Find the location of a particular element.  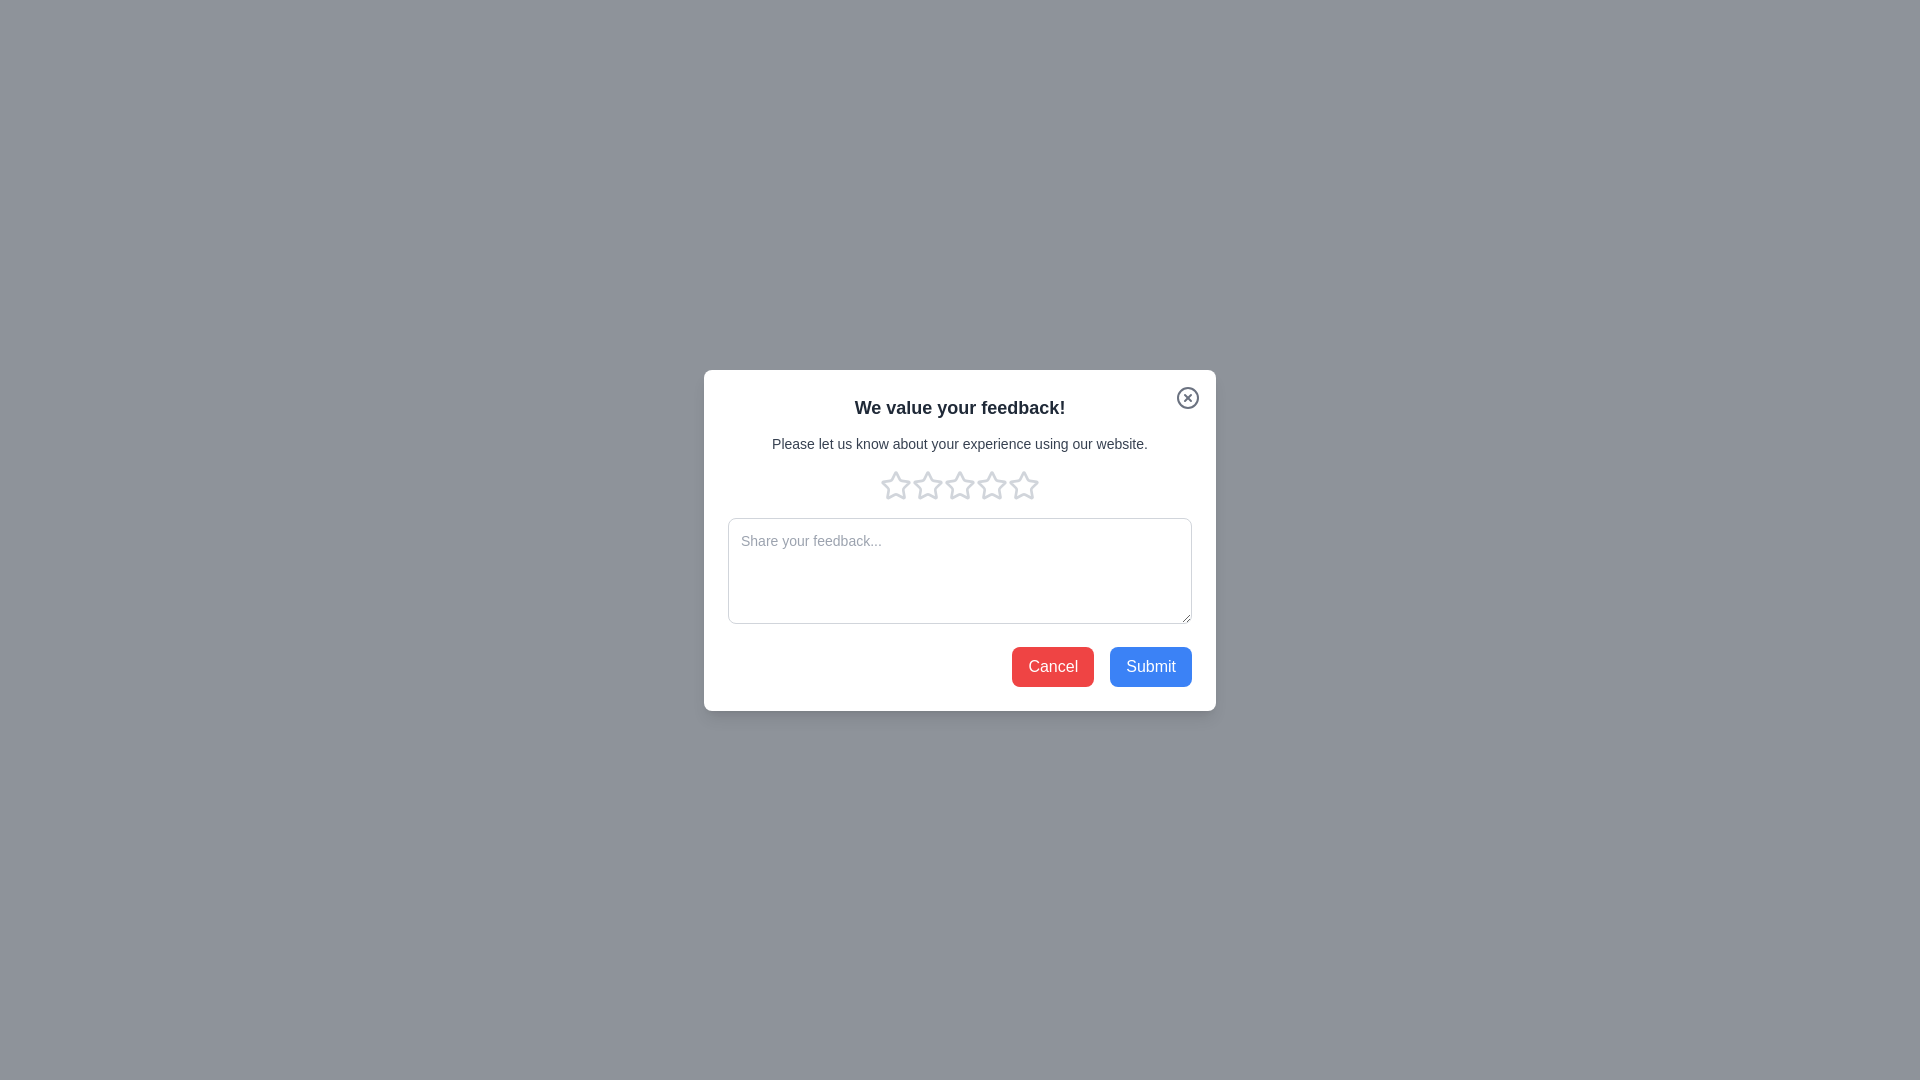

the 'Cancel' button to close the feedback dialog and cancel the submission is located at coordinates (1051, 666).